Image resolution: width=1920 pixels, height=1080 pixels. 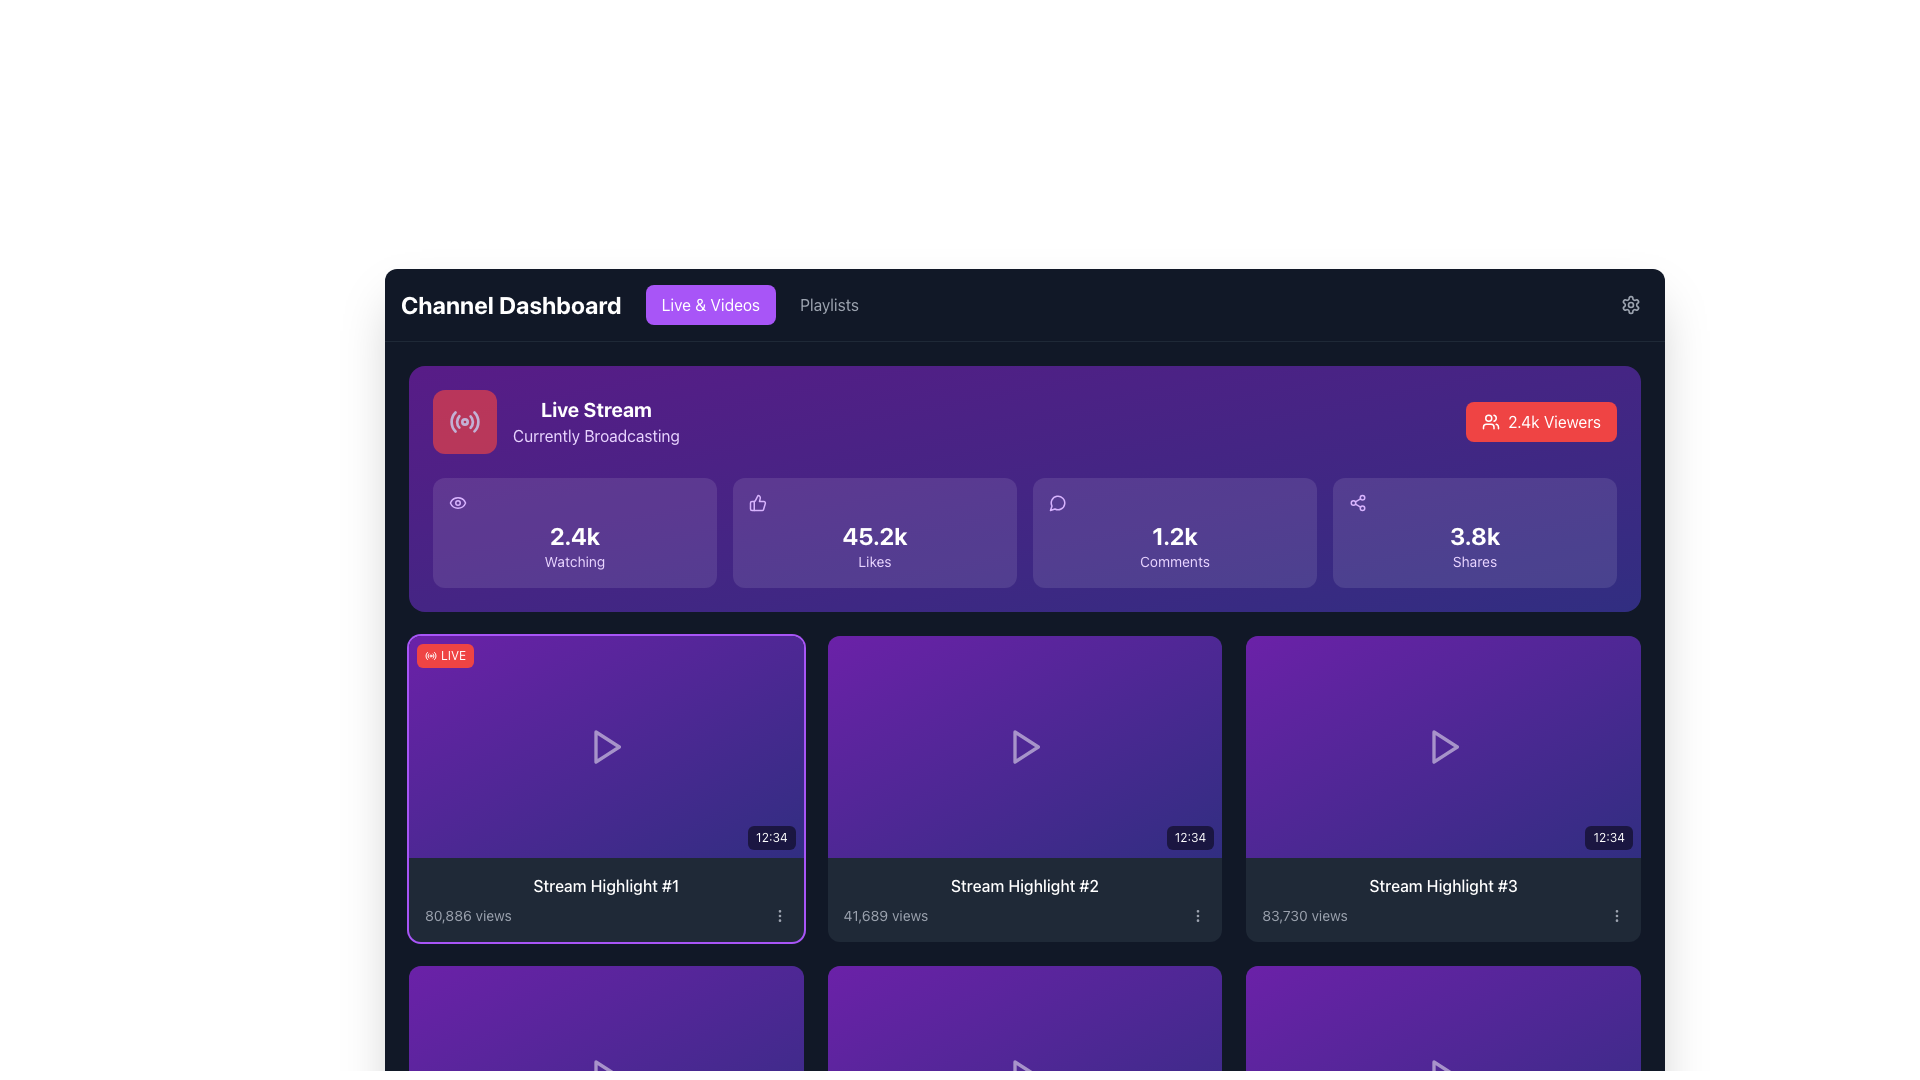 I want to click on the Text Label that indicates the user is viewing the 'Channel Dashboard' section, located in the top-left corner of the main content area, so click(x=511, y=304).